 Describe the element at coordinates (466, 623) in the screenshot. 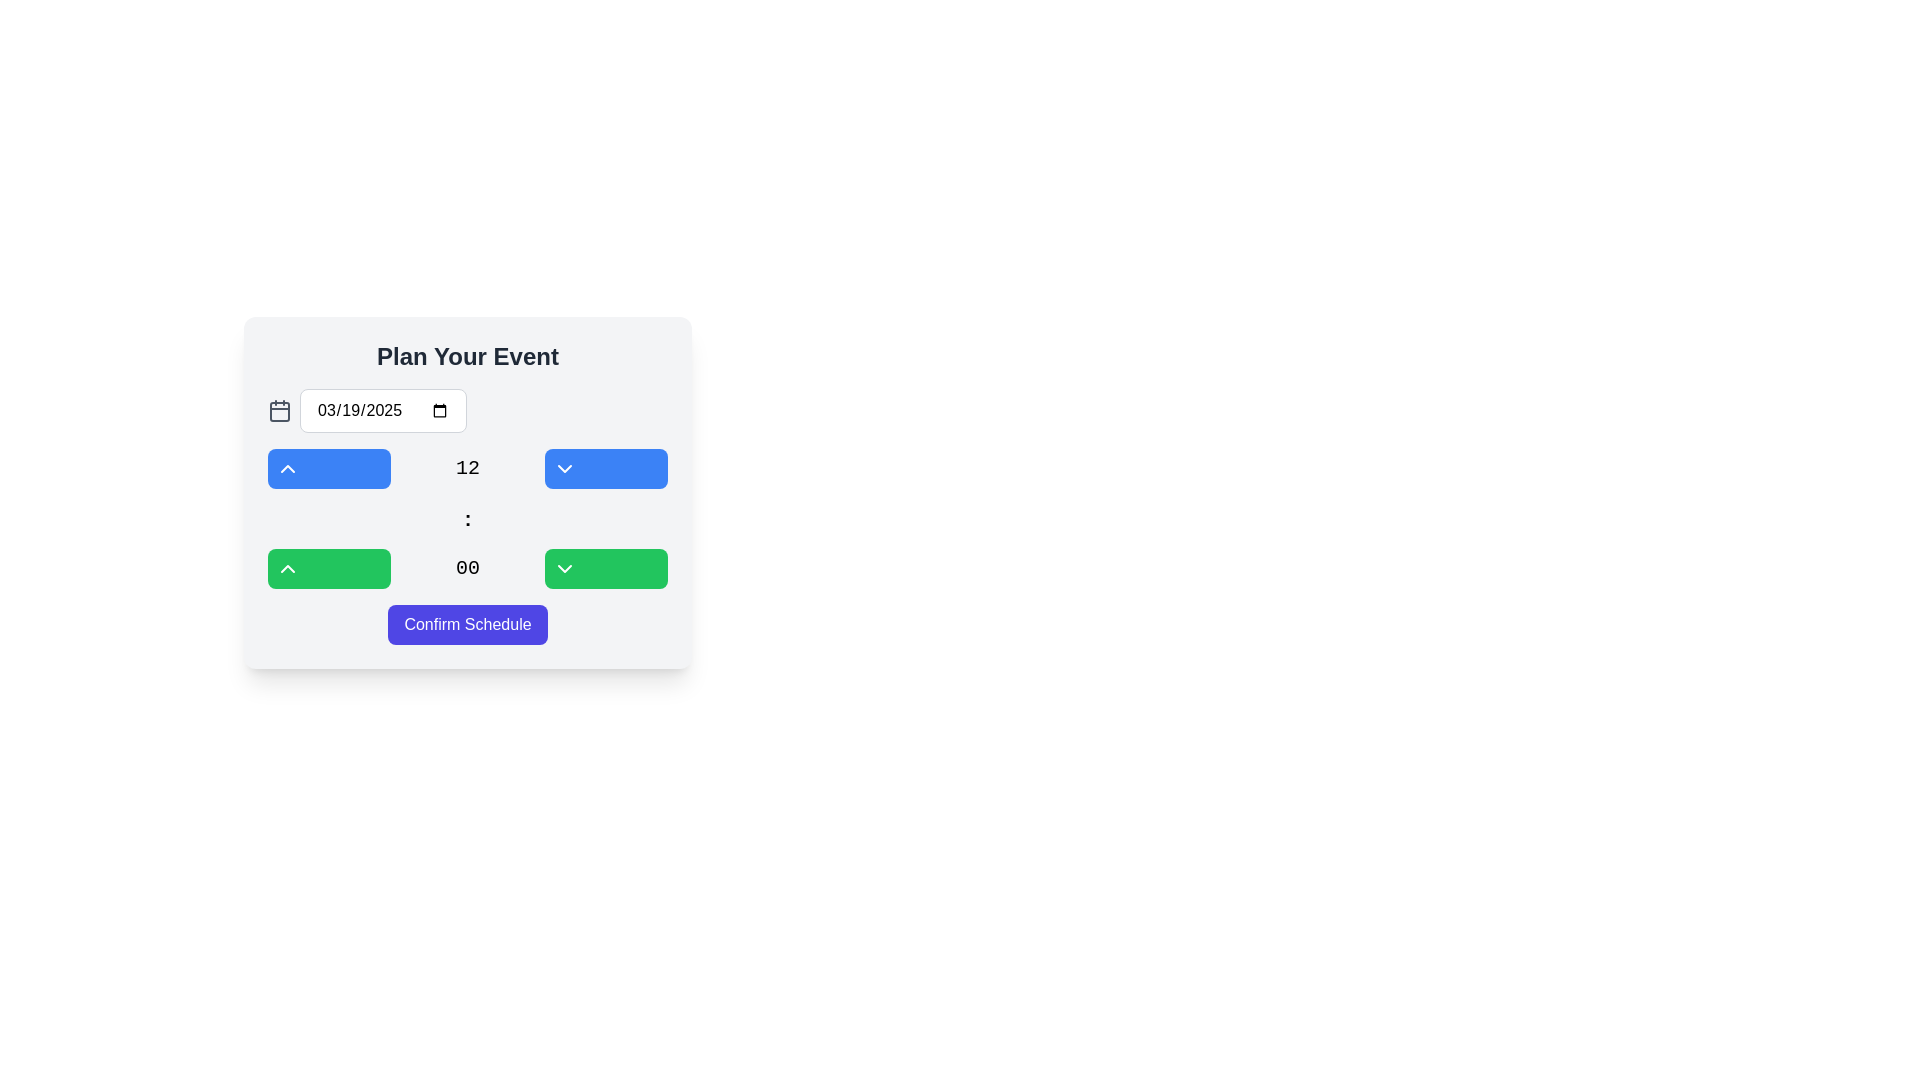

I see `the confirmation button at the bottom of the 'Plan Your Event' dialog box` at that location.